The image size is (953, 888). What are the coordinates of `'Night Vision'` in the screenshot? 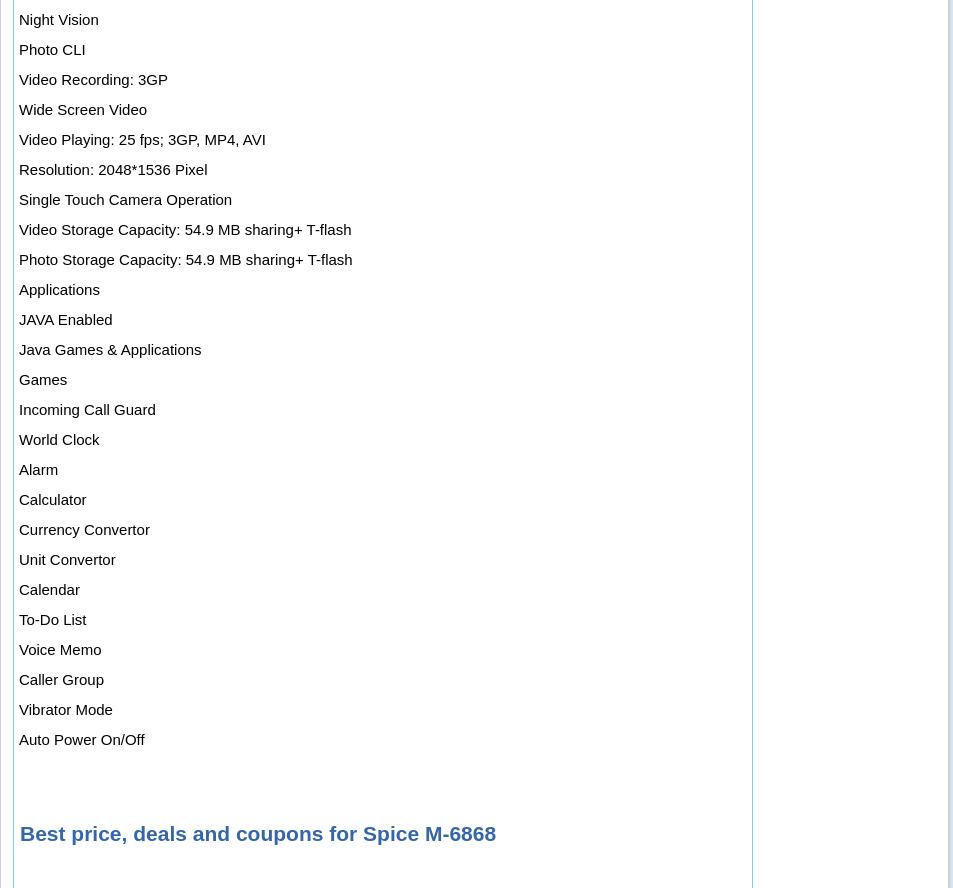 It's located at (57, 19).